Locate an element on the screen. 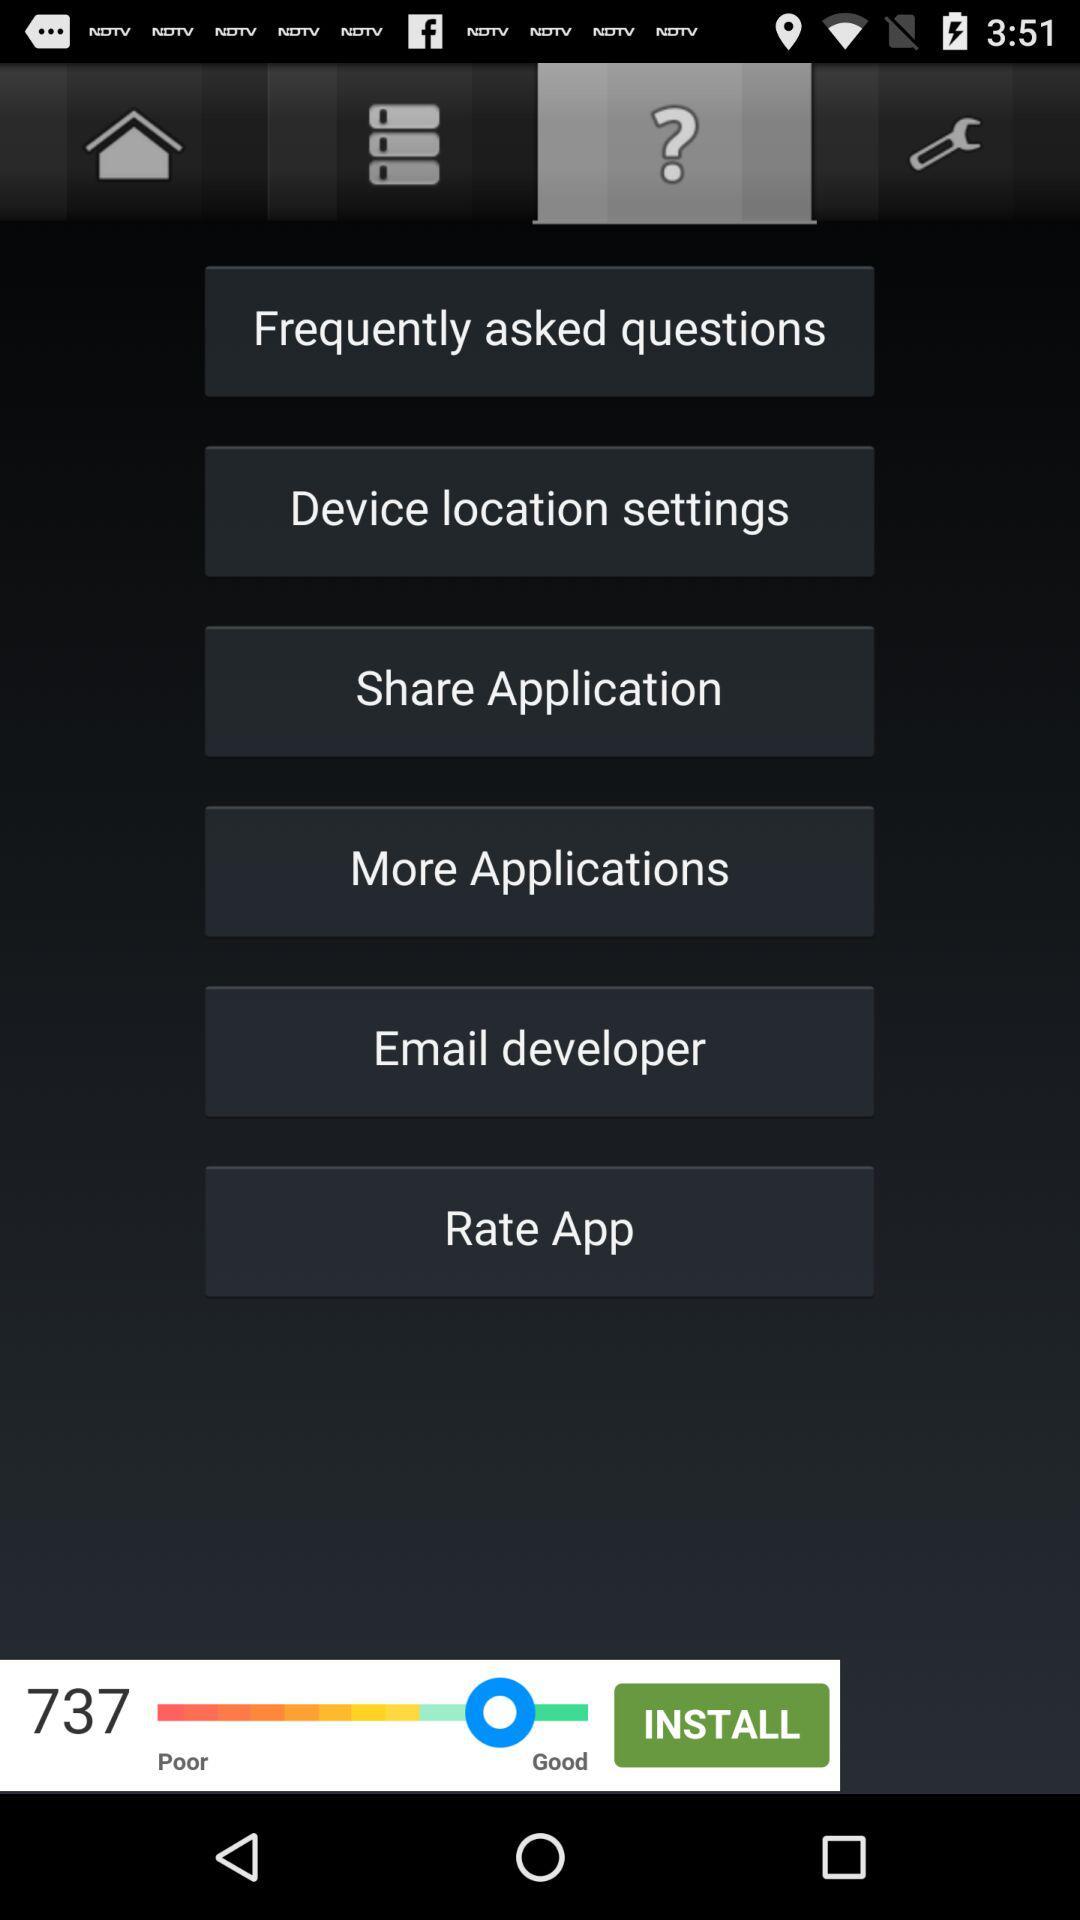  install is located at coordinates (540, 1724).